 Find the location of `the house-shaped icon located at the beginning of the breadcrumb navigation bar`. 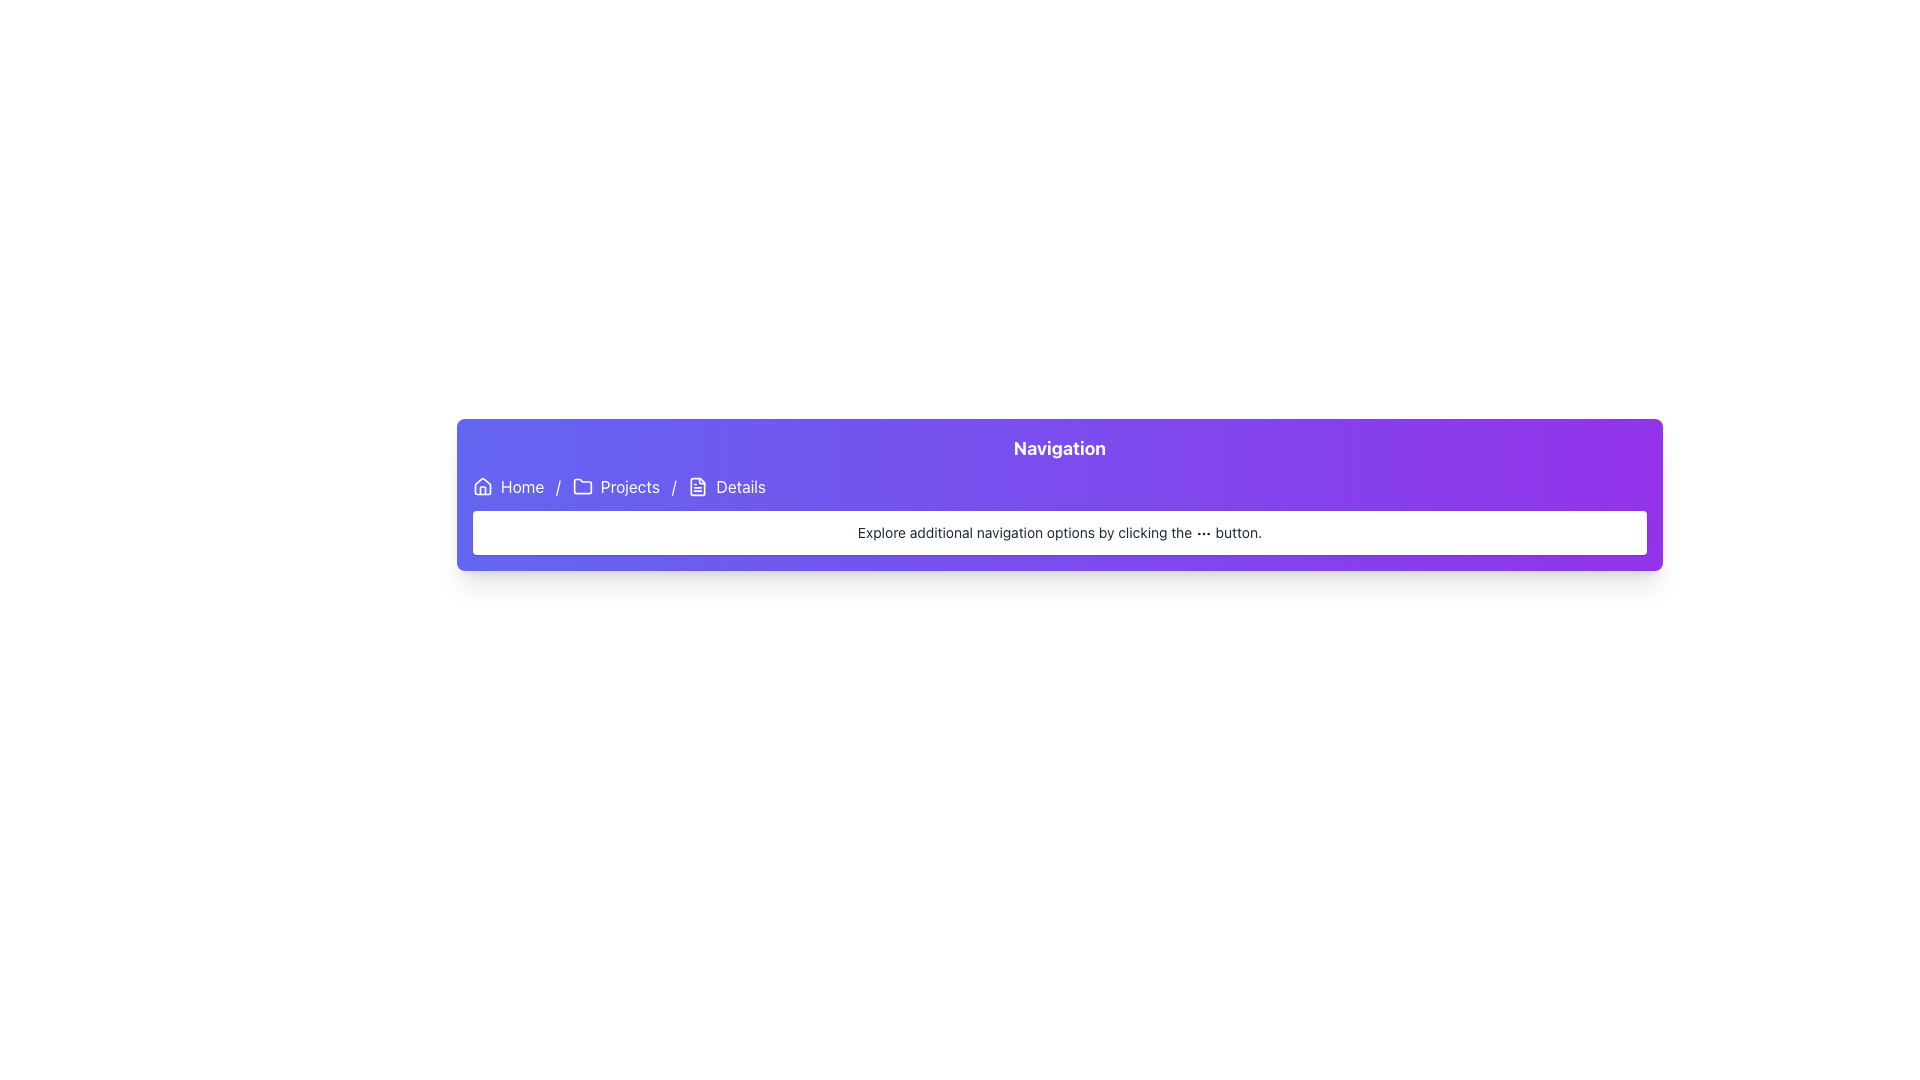

the house-shaped icon located at the beginning of the breadcrumb navigation bar is located at coordinates (483, 486).